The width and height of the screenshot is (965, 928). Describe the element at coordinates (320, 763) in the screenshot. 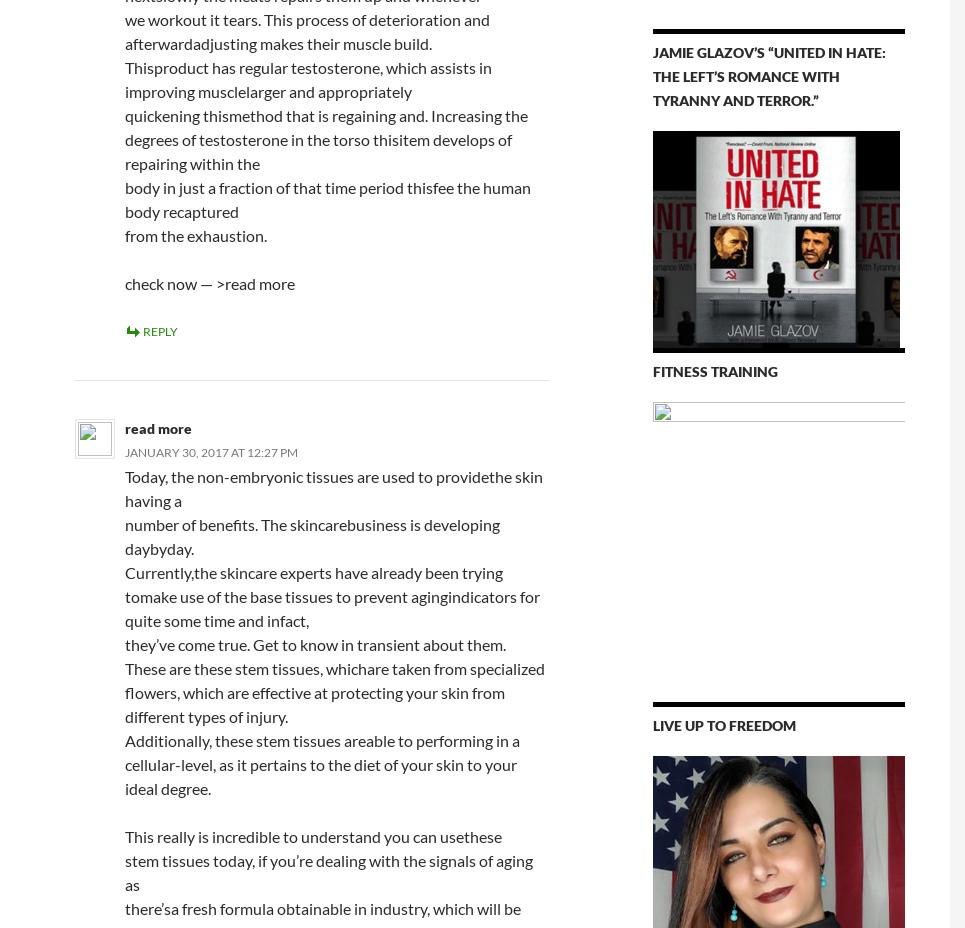

I see `'Additionally, these stem tissues areable to performing in a cellular-level, as it pertains to the diet of your skin to your ideal degree.'` at that location.